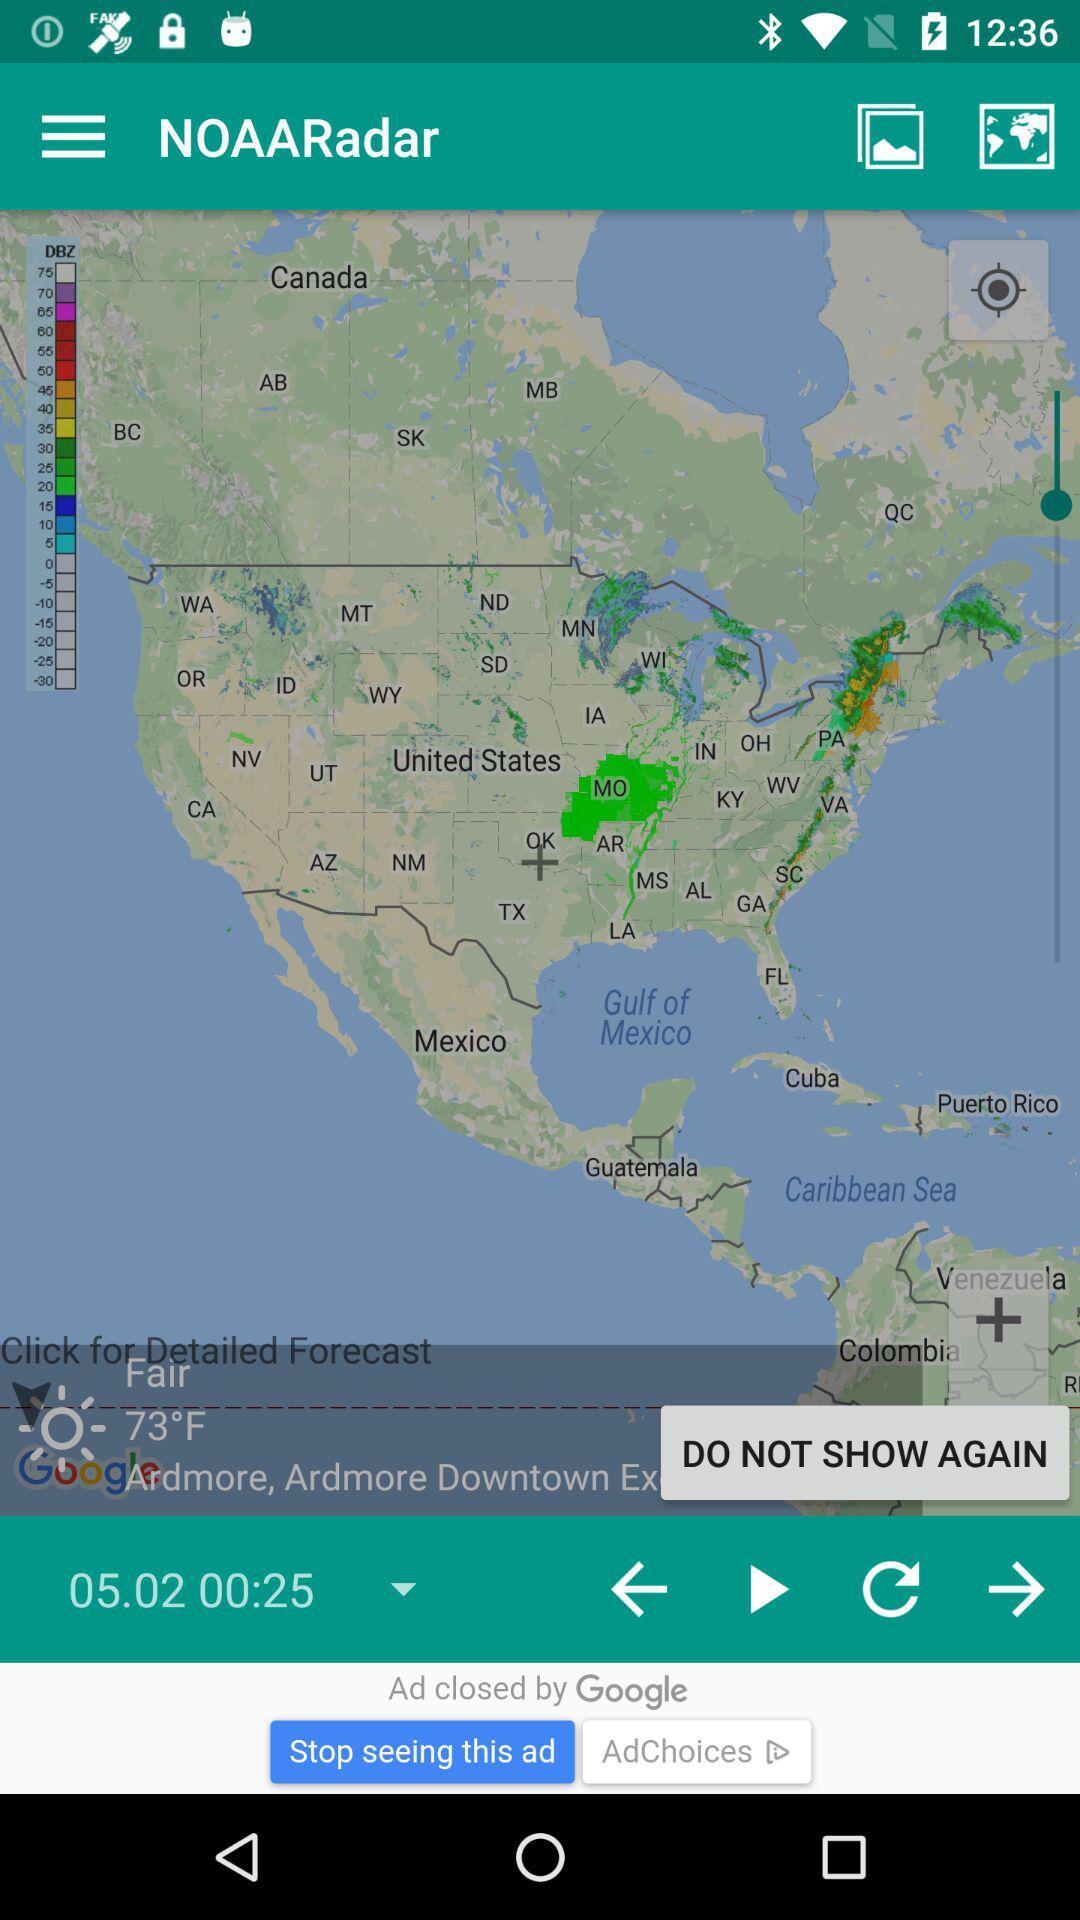 The width and height of the screenshot is (1080, 1920). Describe the element at coordinates (540, 1727) in the screenshot. I see `advertisement` at that location.